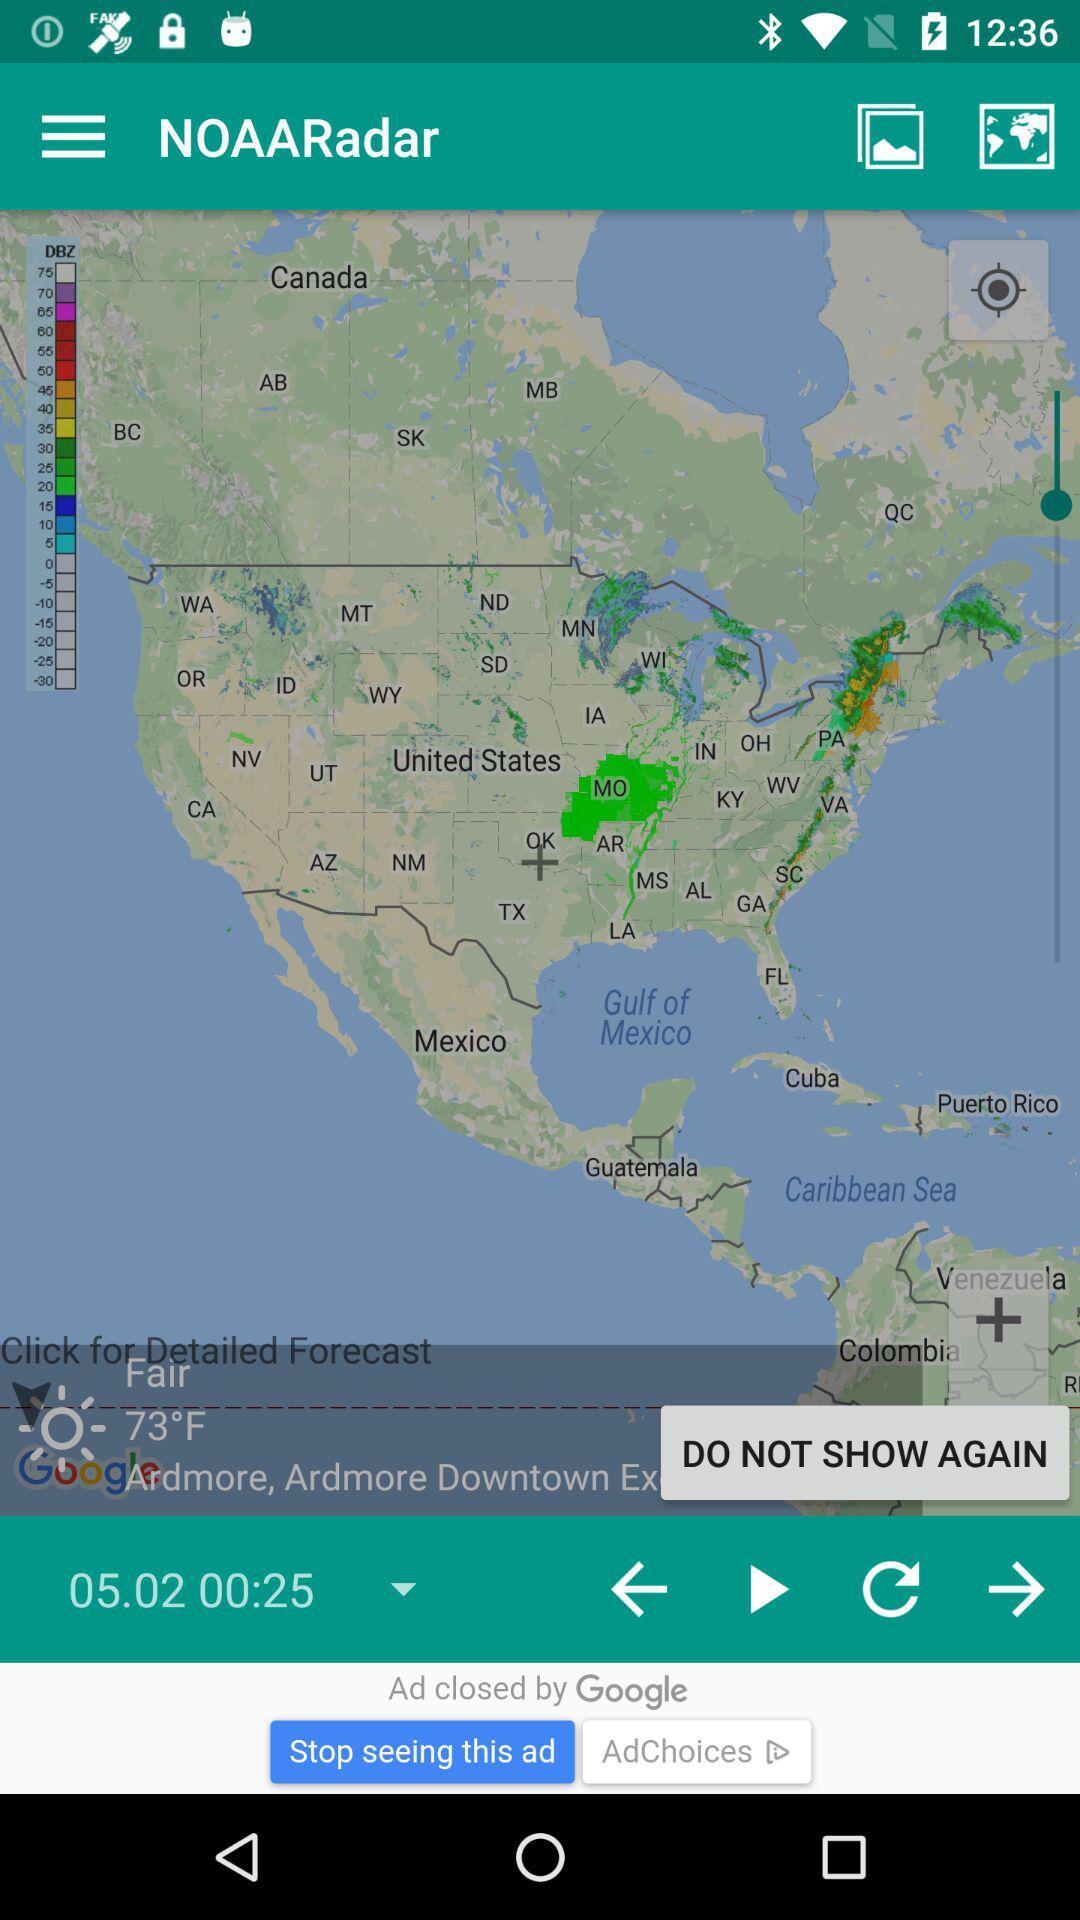 The width and height of the screenshot is (1080, 1920). Describe the element at coordinates (540, 1727) in the screenshot. I see `advertisement` at that location.